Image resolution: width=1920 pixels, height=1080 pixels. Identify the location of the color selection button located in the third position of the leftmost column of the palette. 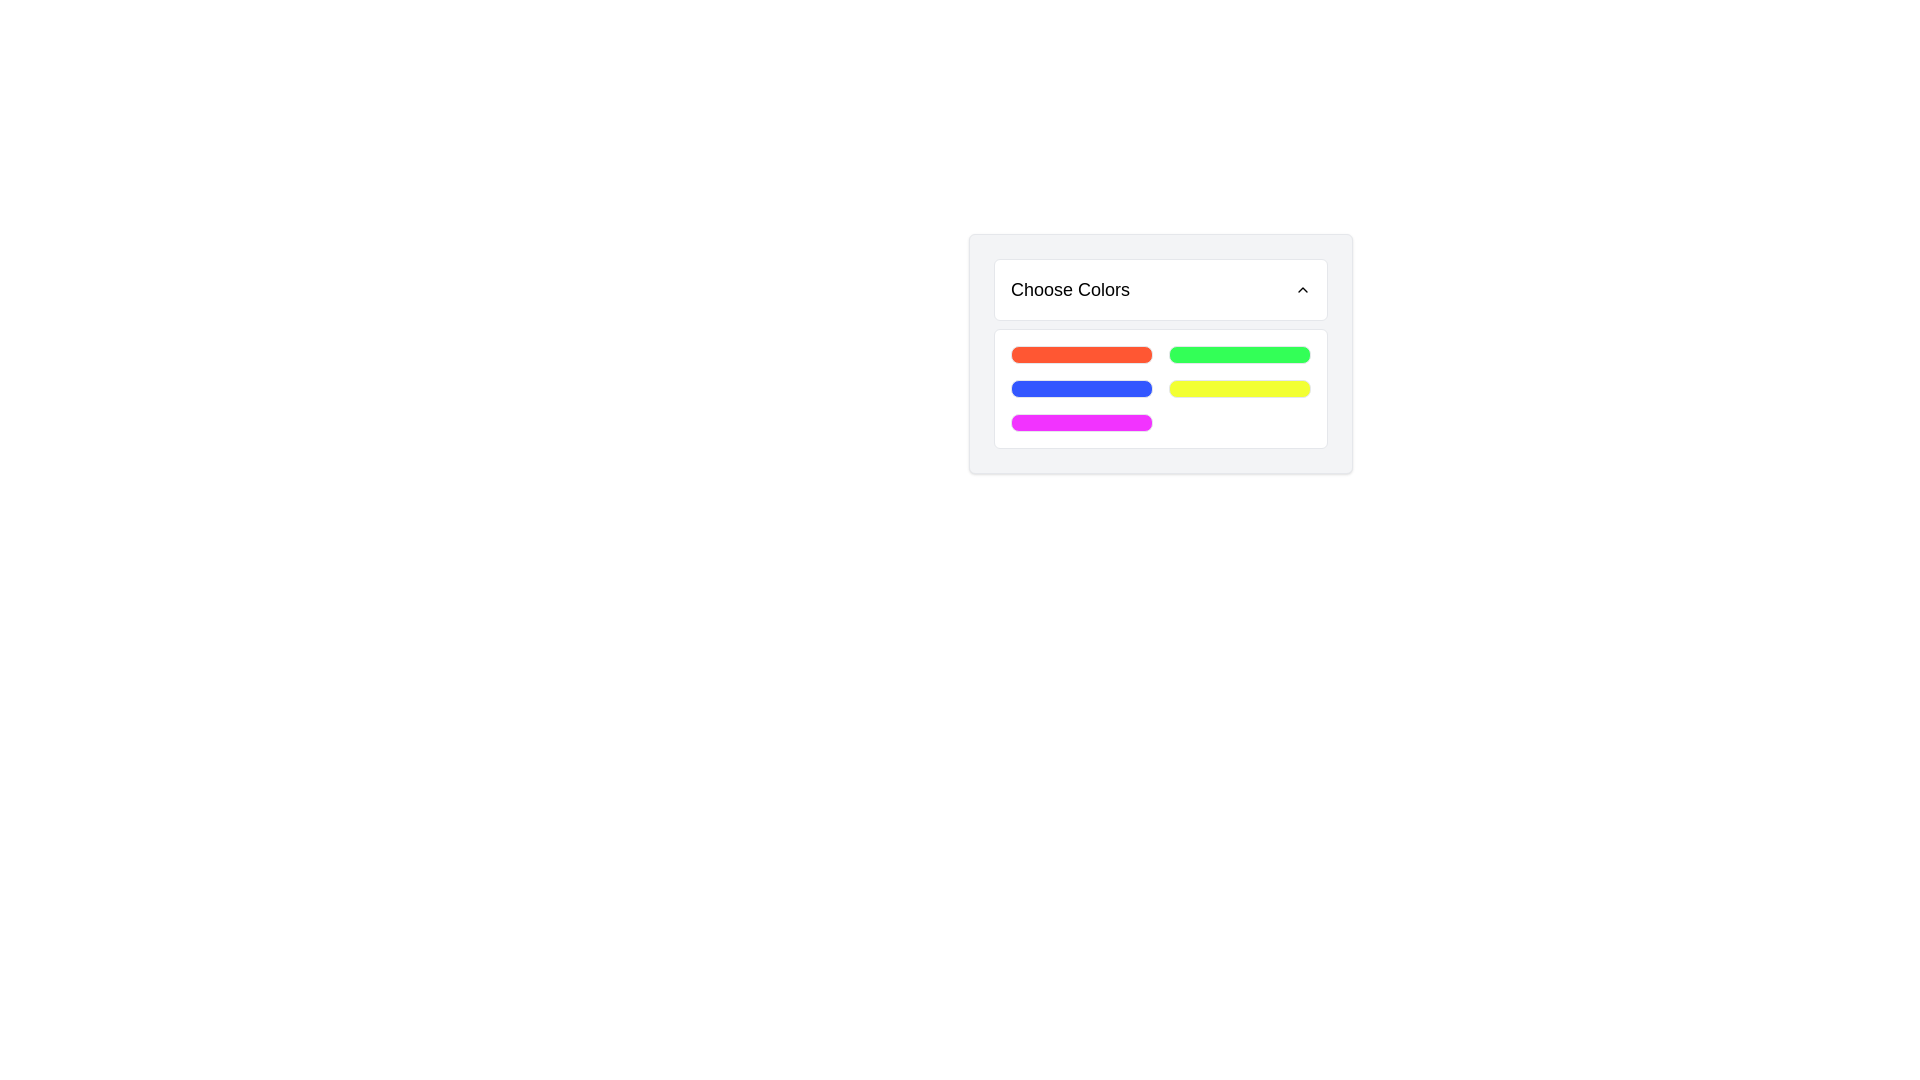
(1080, 389).